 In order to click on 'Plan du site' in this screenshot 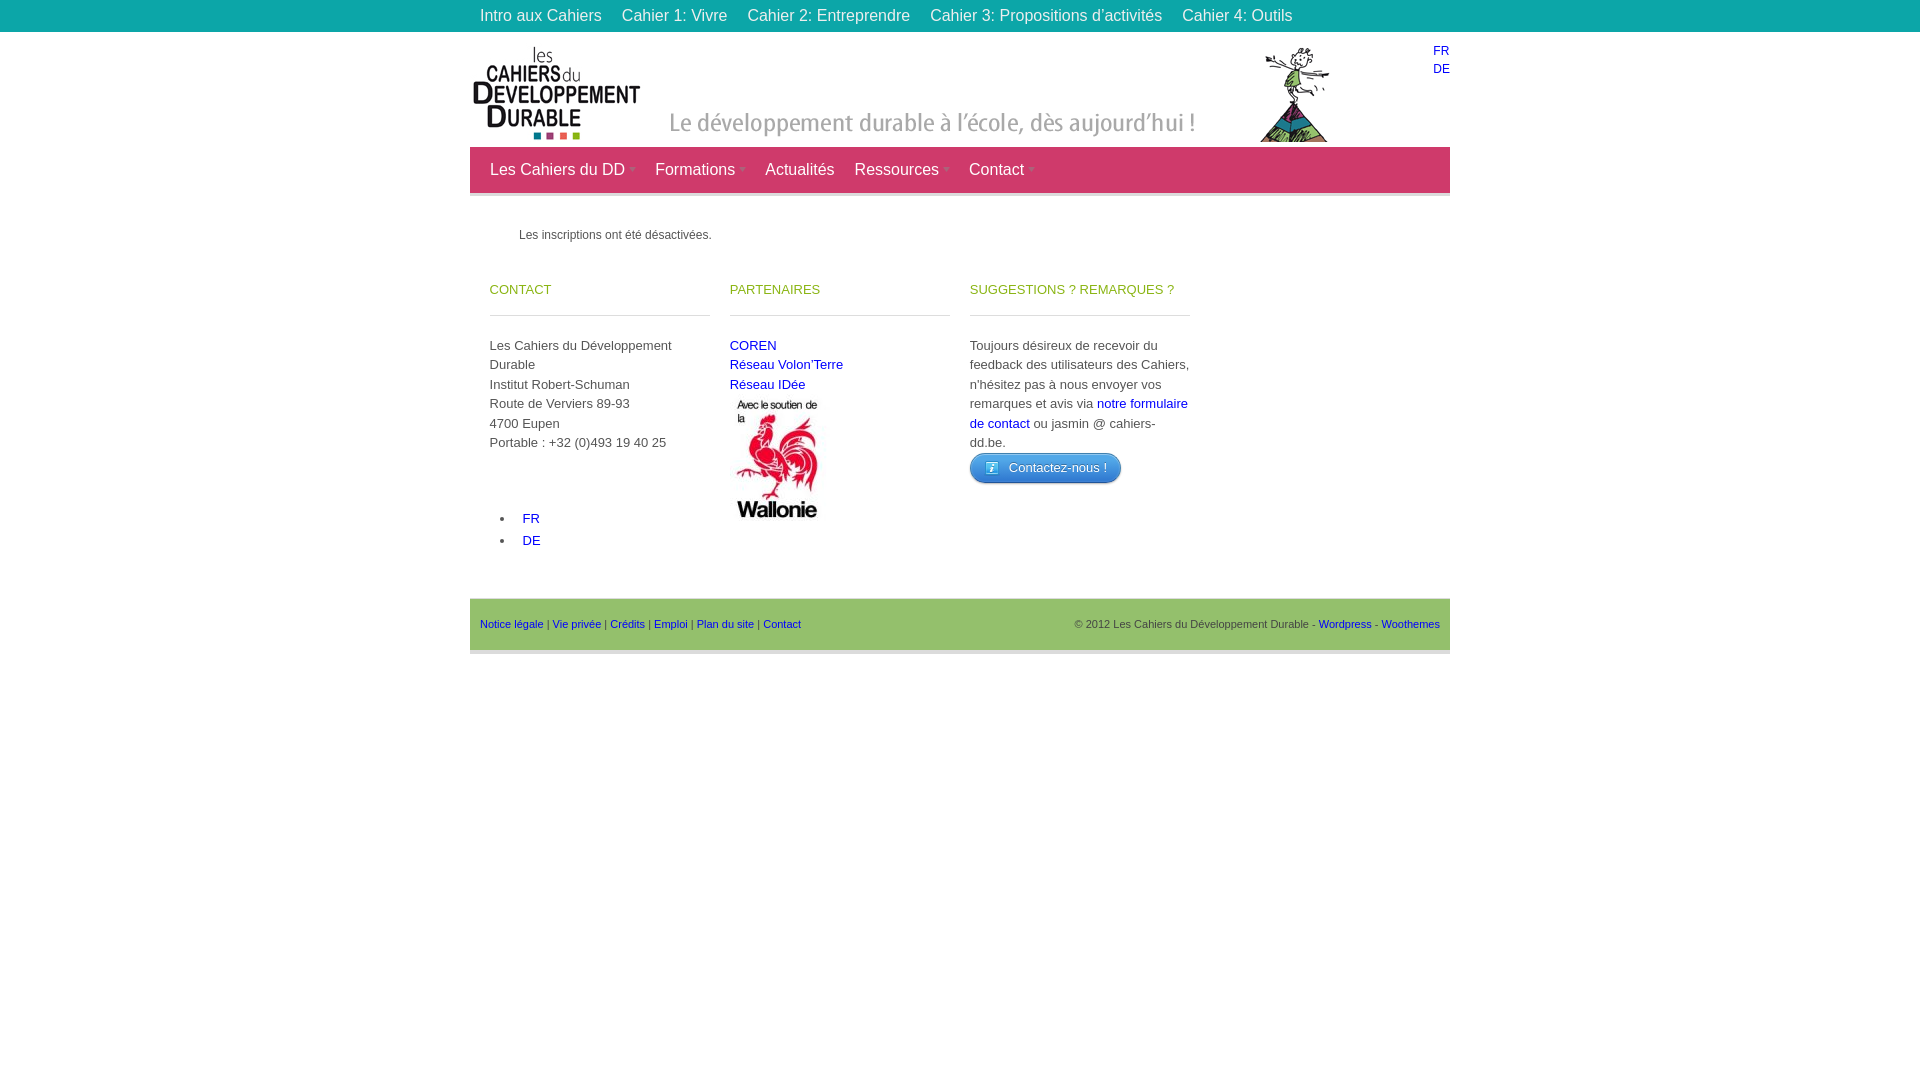, I will do `click(724, 623)`.